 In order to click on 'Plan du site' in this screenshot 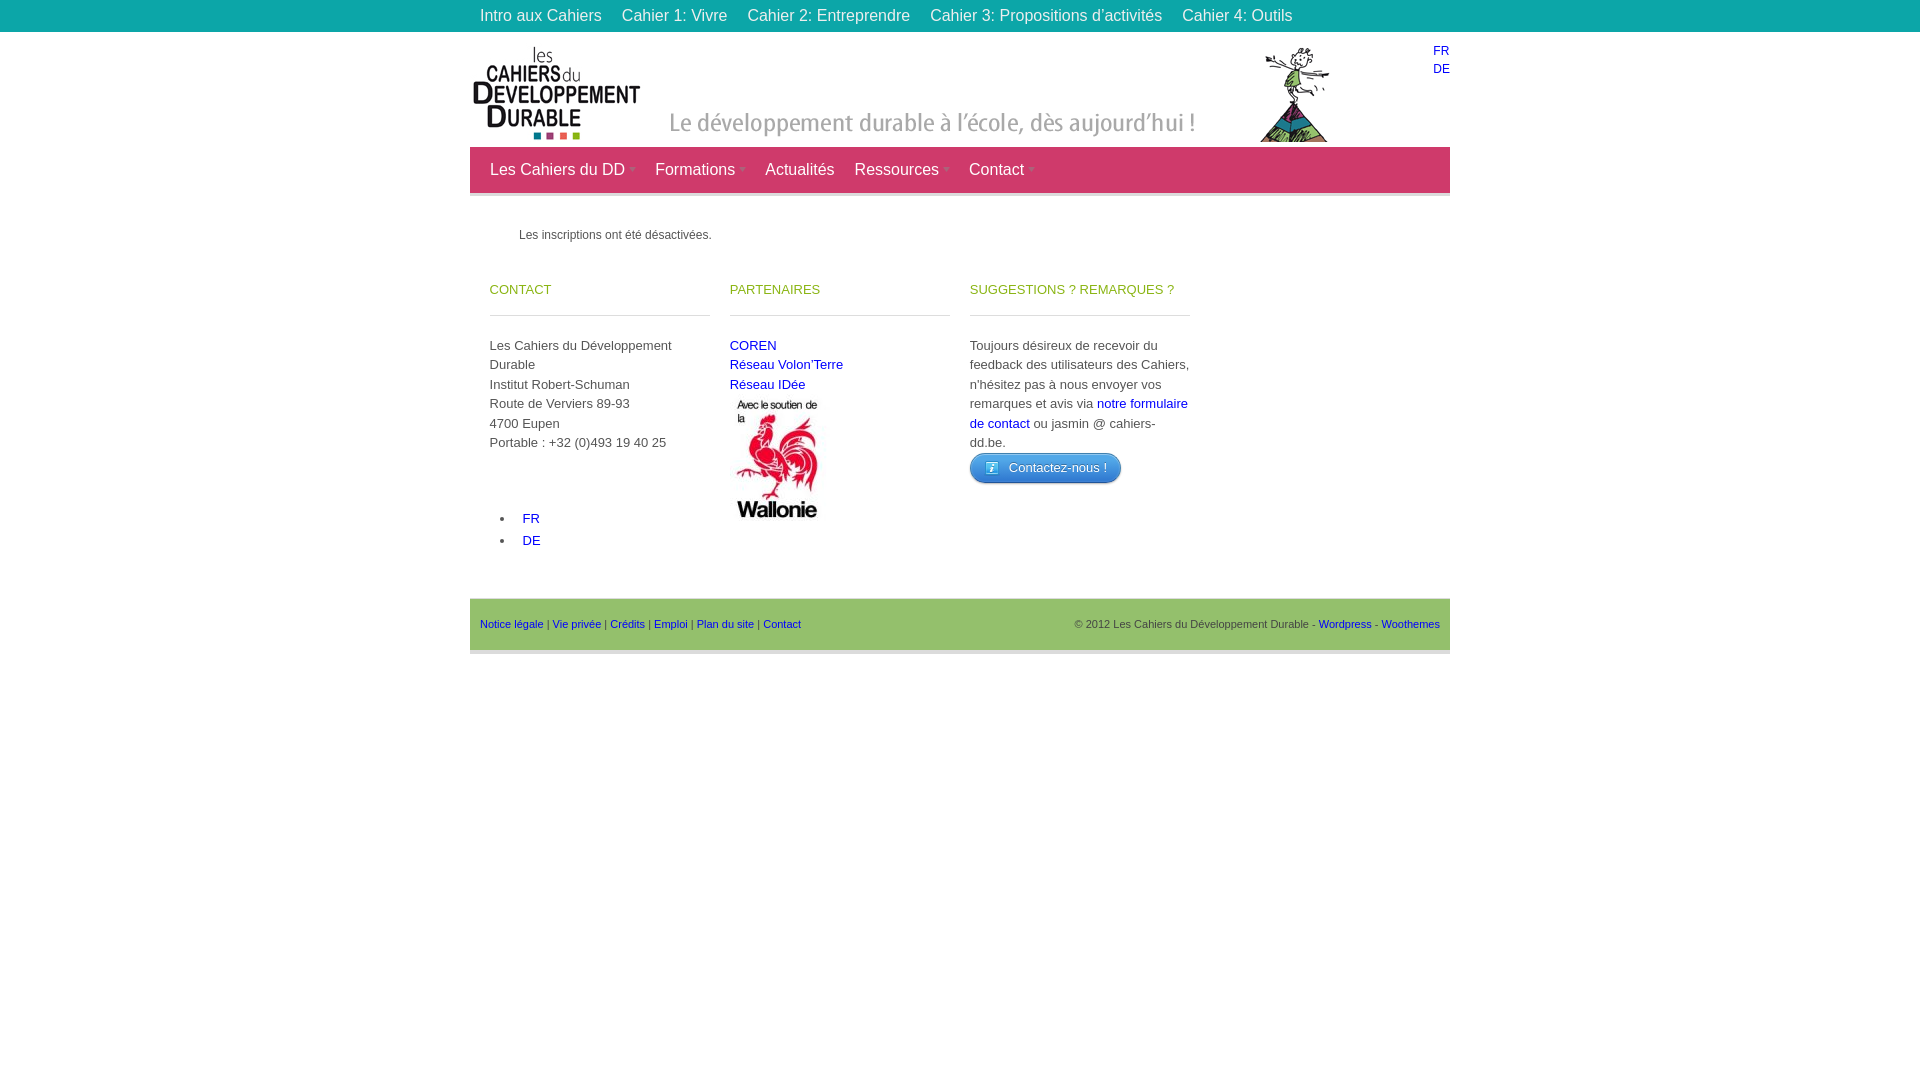, I will do `click(724, 623)`.